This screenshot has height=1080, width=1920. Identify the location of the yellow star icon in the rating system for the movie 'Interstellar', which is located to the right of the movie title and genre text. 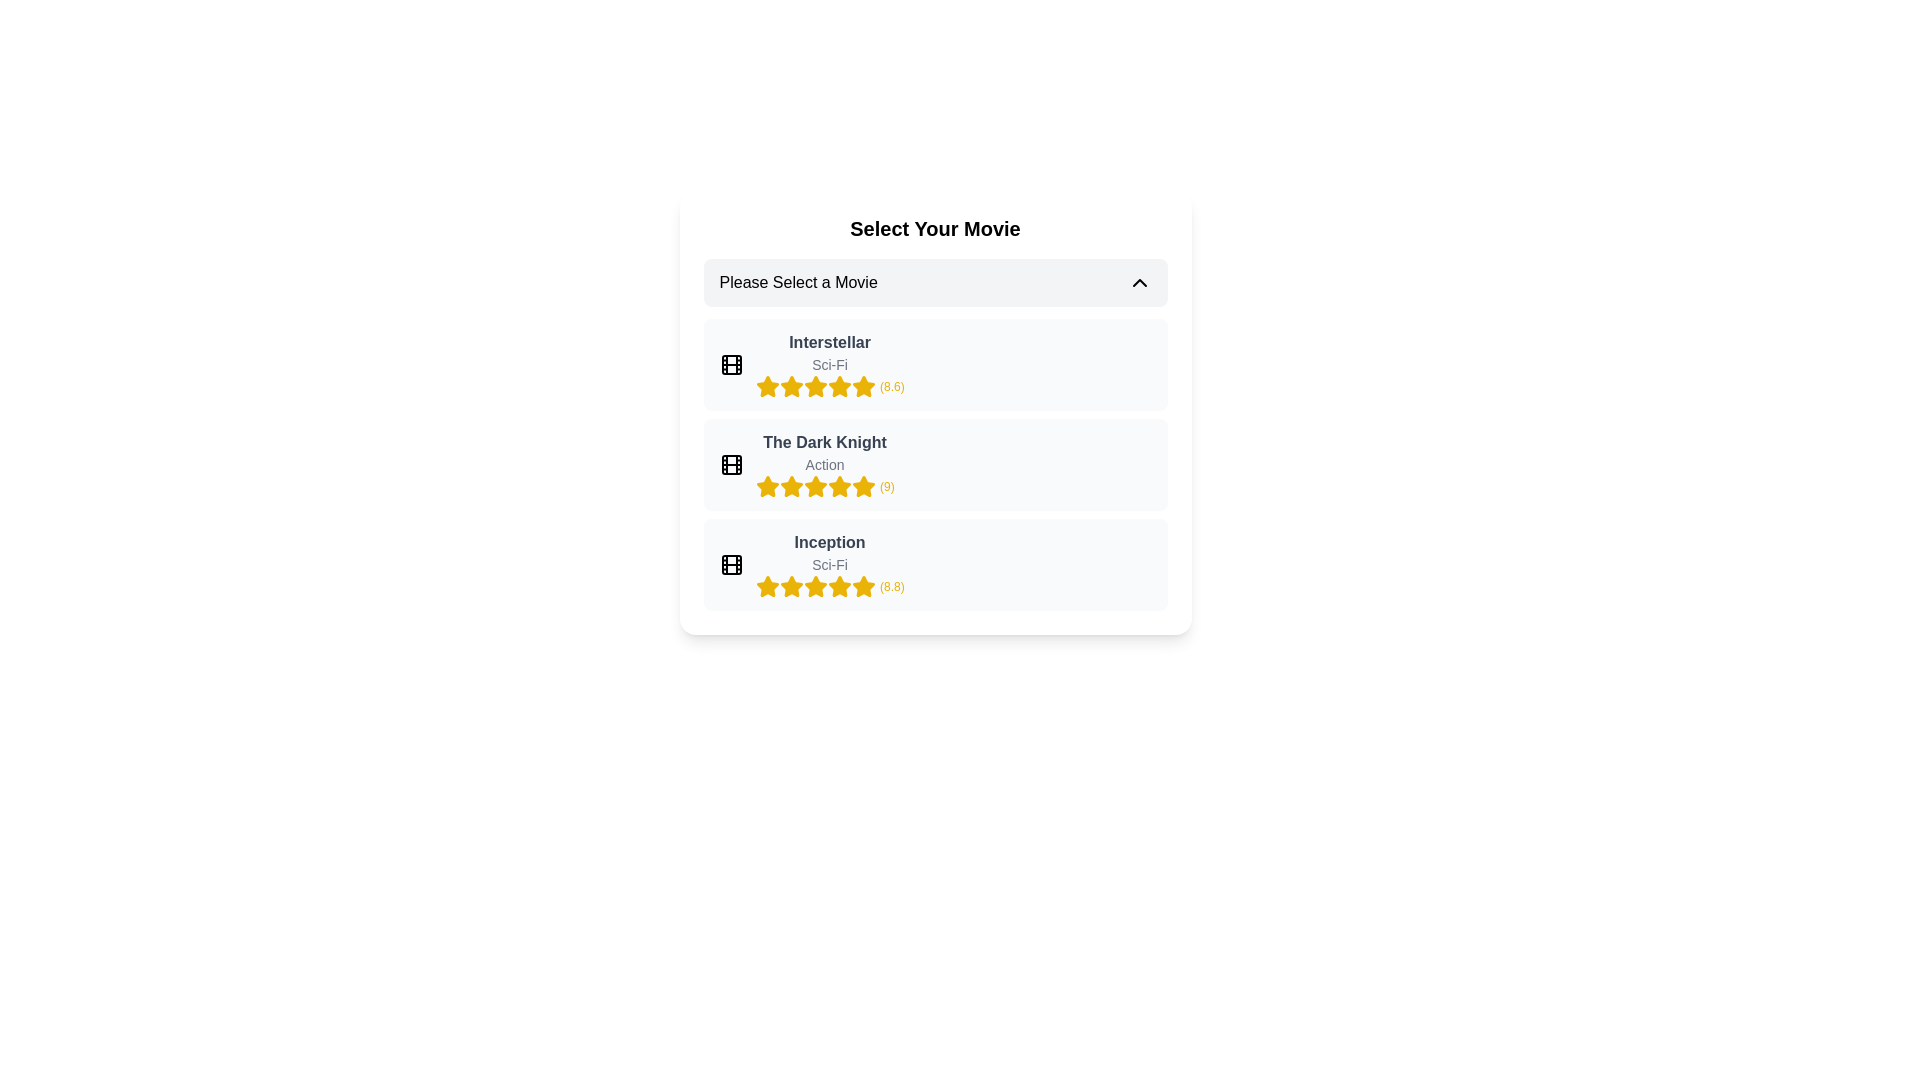
(766, 386).